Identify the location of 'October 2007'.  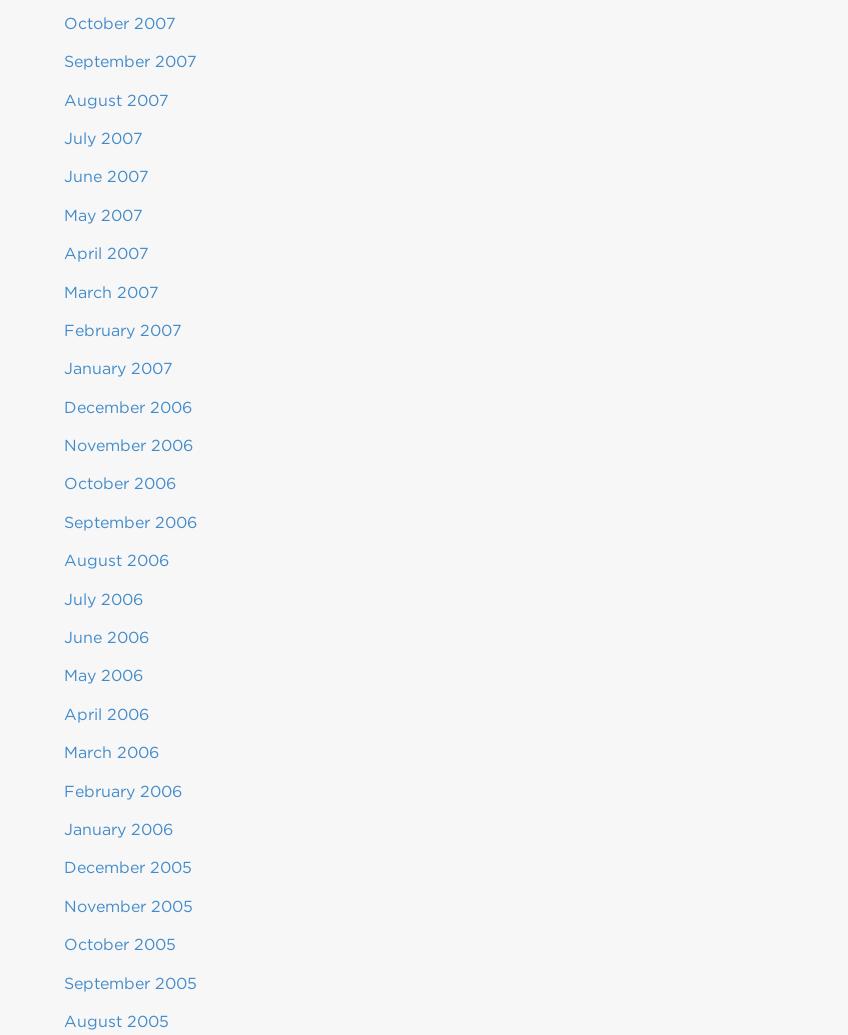
(118, 22).